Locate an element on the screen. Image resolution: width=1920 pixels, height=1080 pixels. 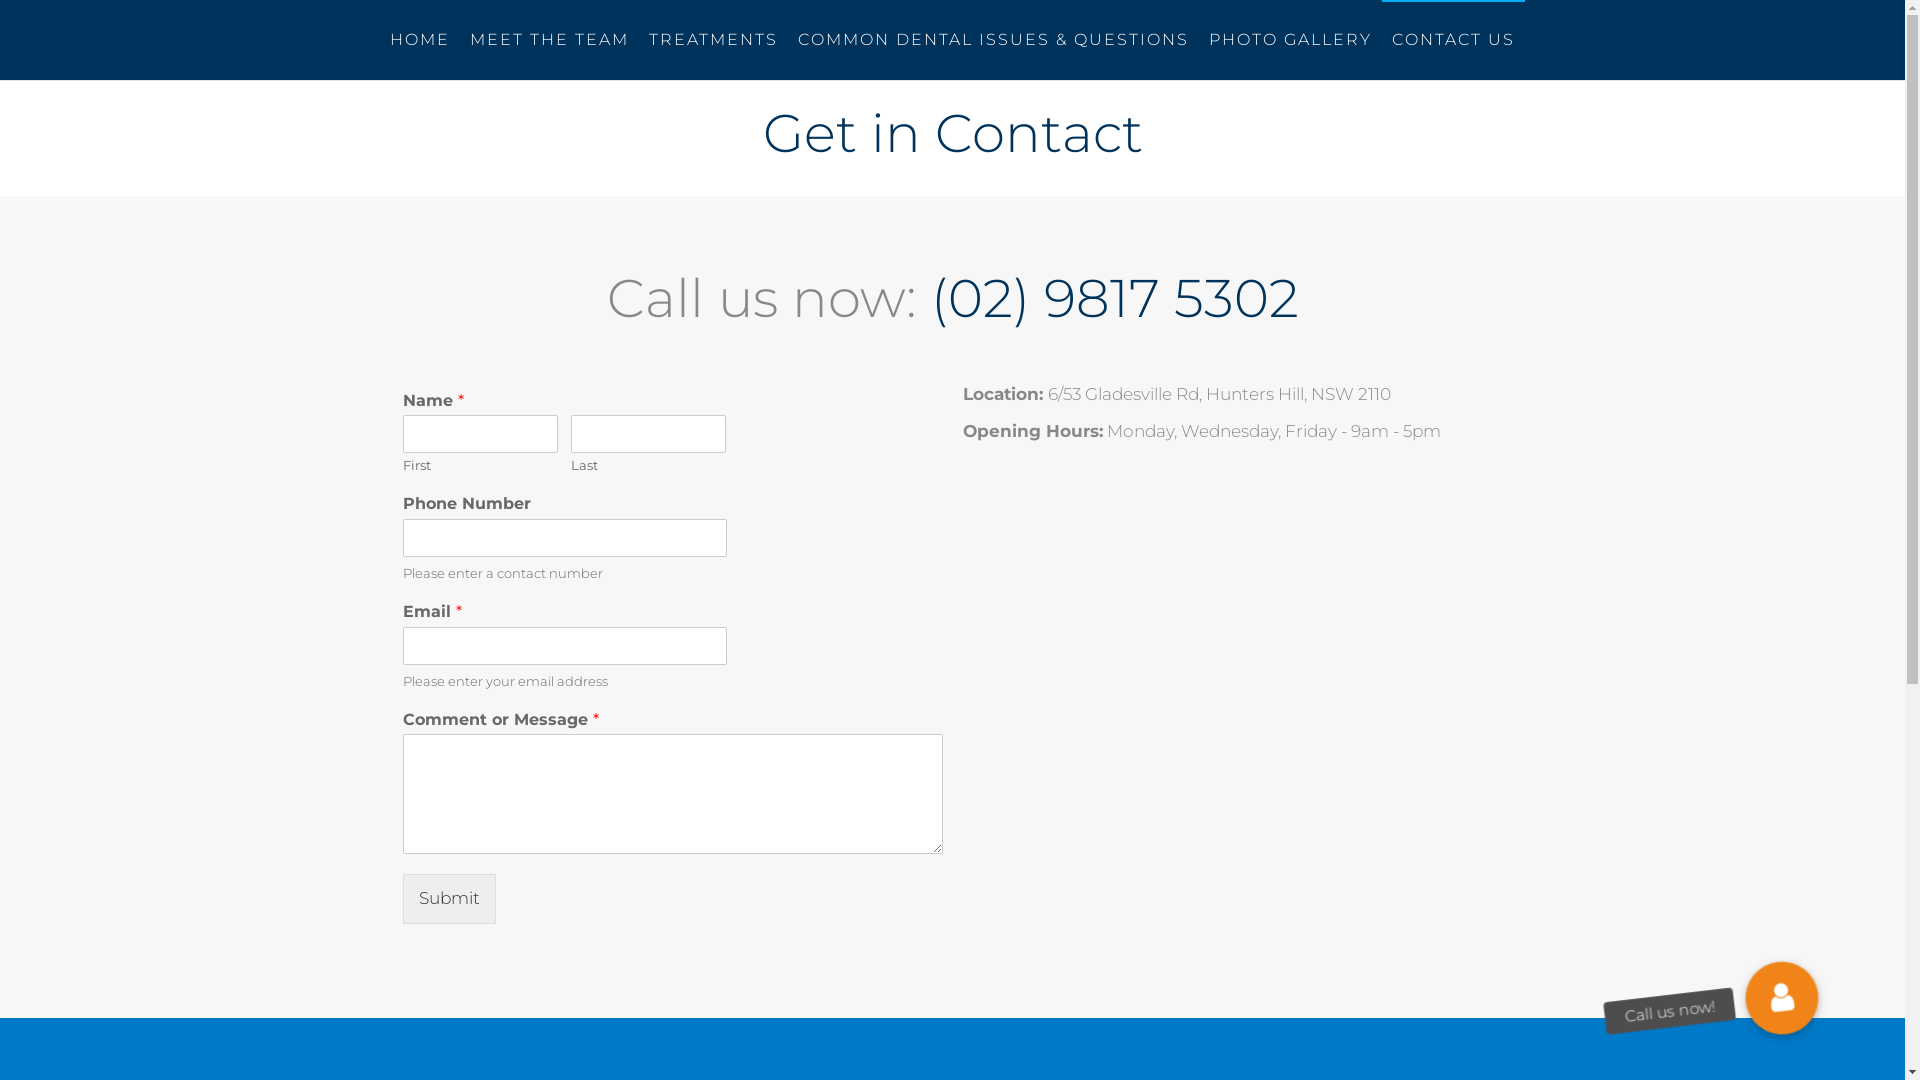
'Call us now!' is located at coordinates (1776, 991).